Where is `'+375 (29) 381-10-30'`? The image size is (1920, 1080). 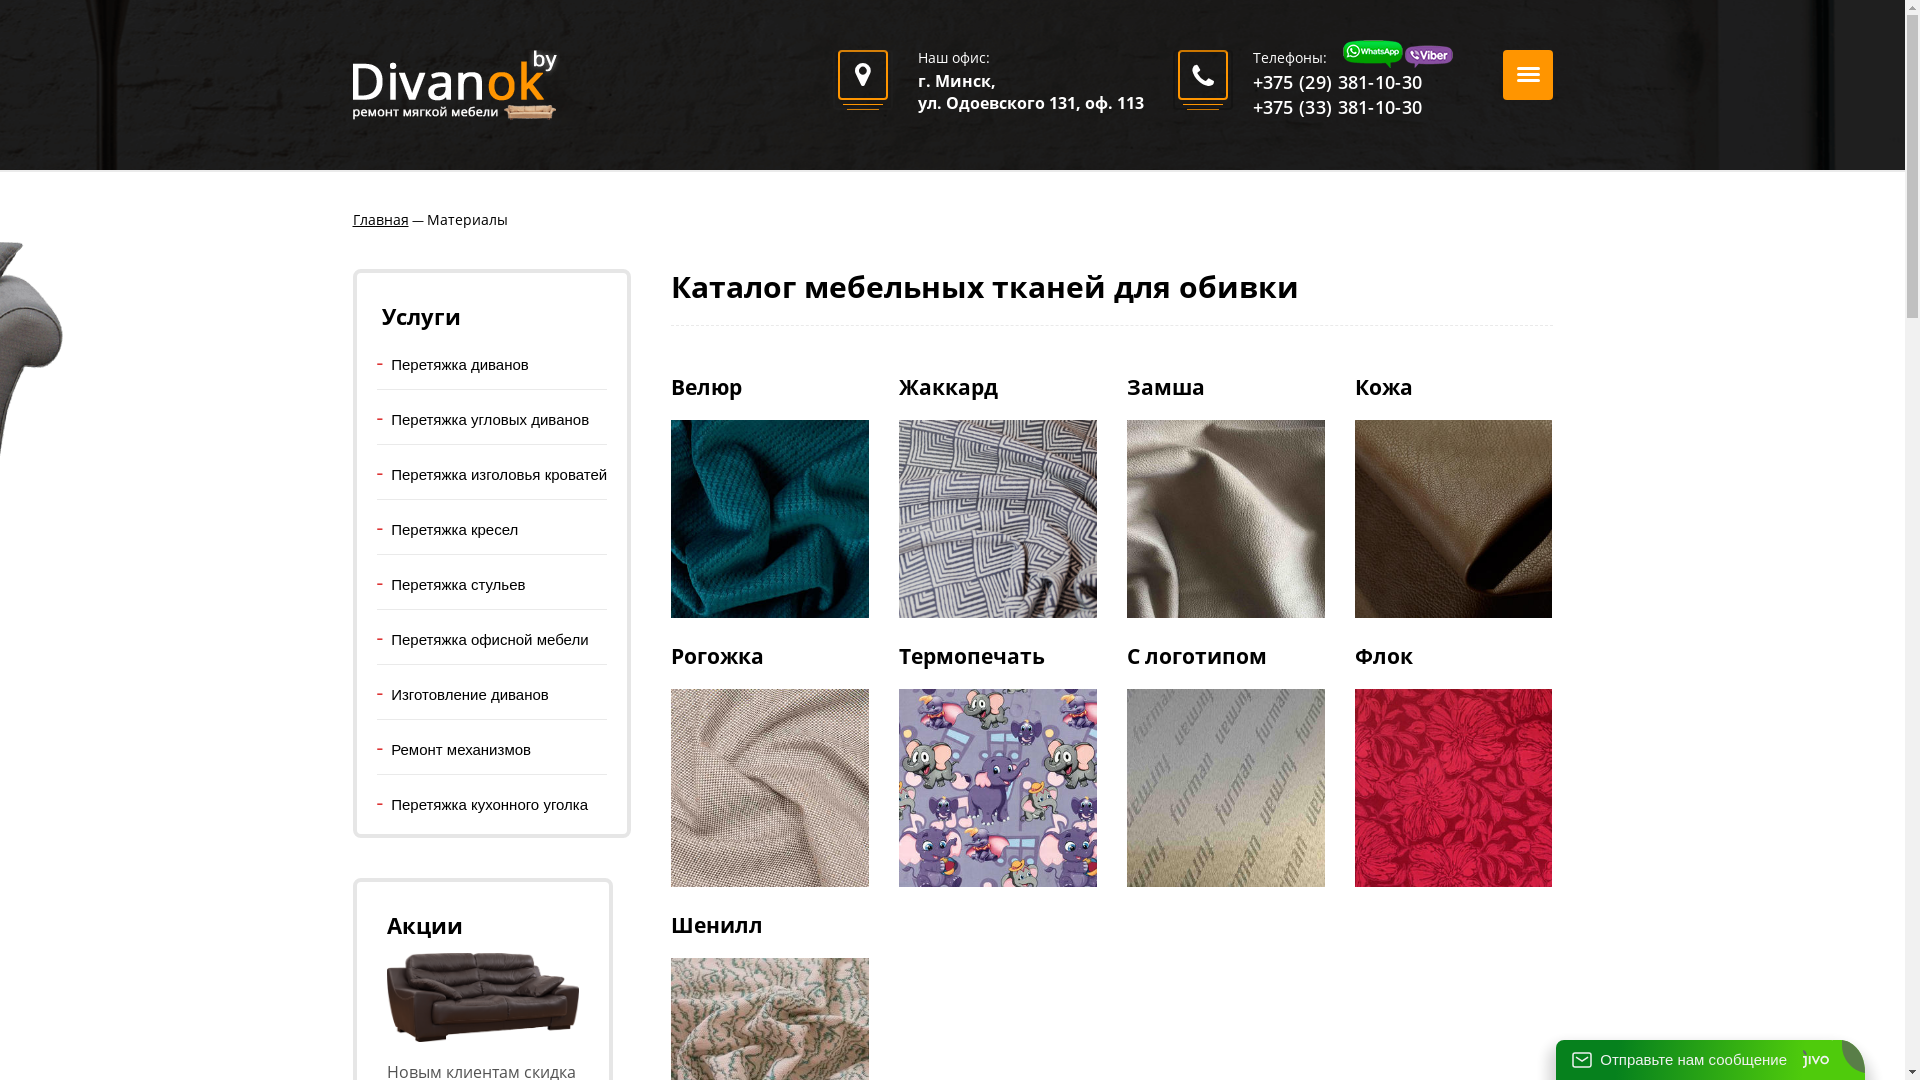 '+375 (29) 381-10-30' is located at coordinates (1337, 80).